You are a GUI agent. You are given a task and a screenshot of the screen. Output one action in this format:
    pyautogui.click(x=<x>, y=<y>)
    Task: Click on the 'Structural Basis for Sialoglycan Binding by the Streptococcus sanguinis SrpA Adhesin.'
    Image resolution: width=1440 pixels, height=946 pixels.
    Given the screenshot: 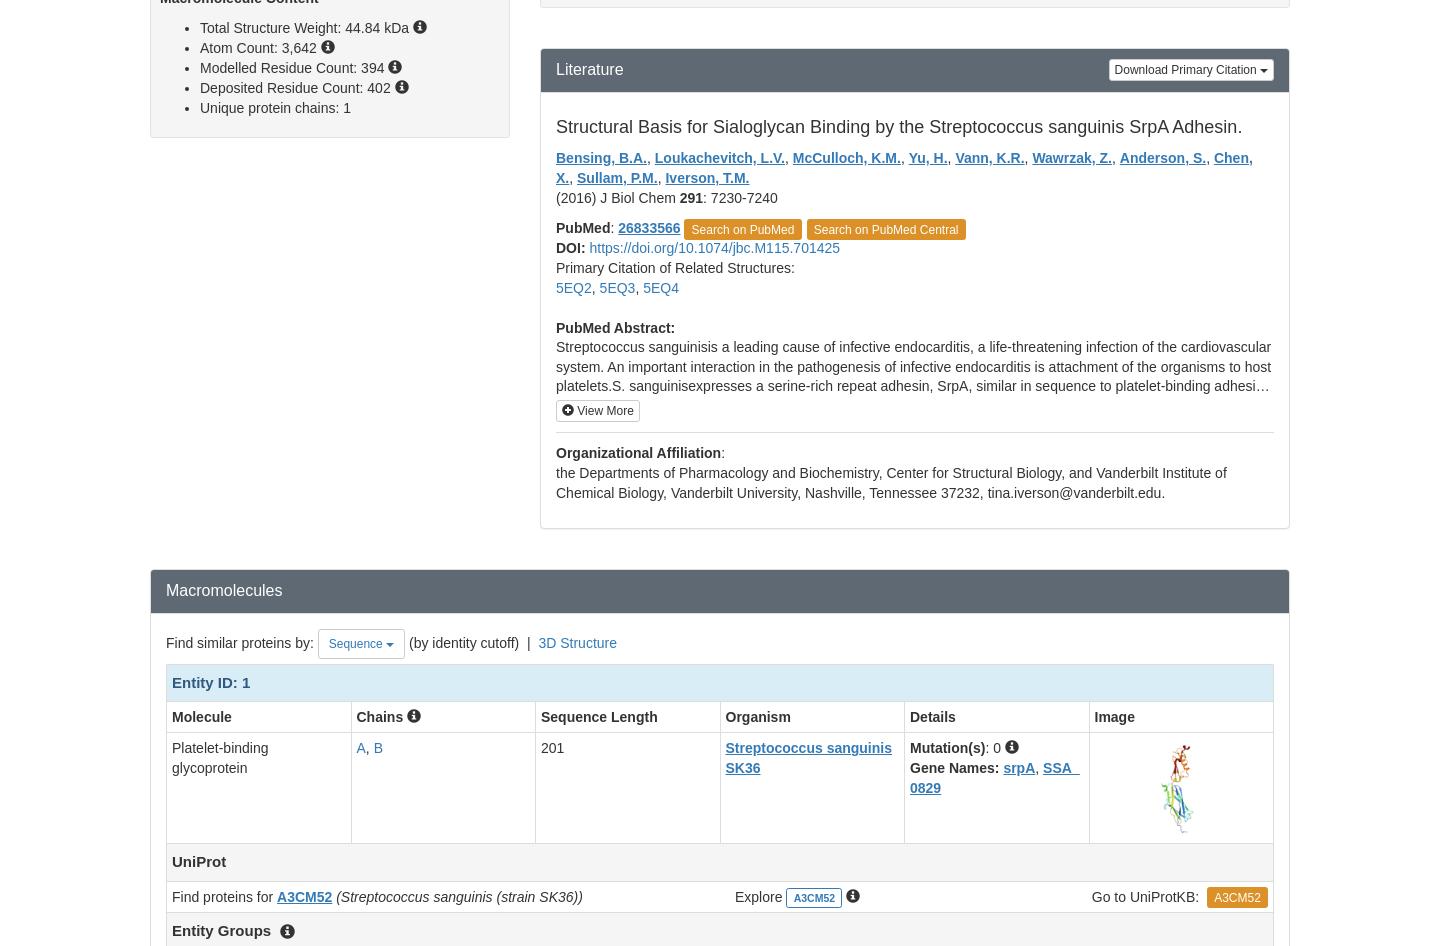 What is the action you would take?
    pyautogui.click(x=897, y=125)
    